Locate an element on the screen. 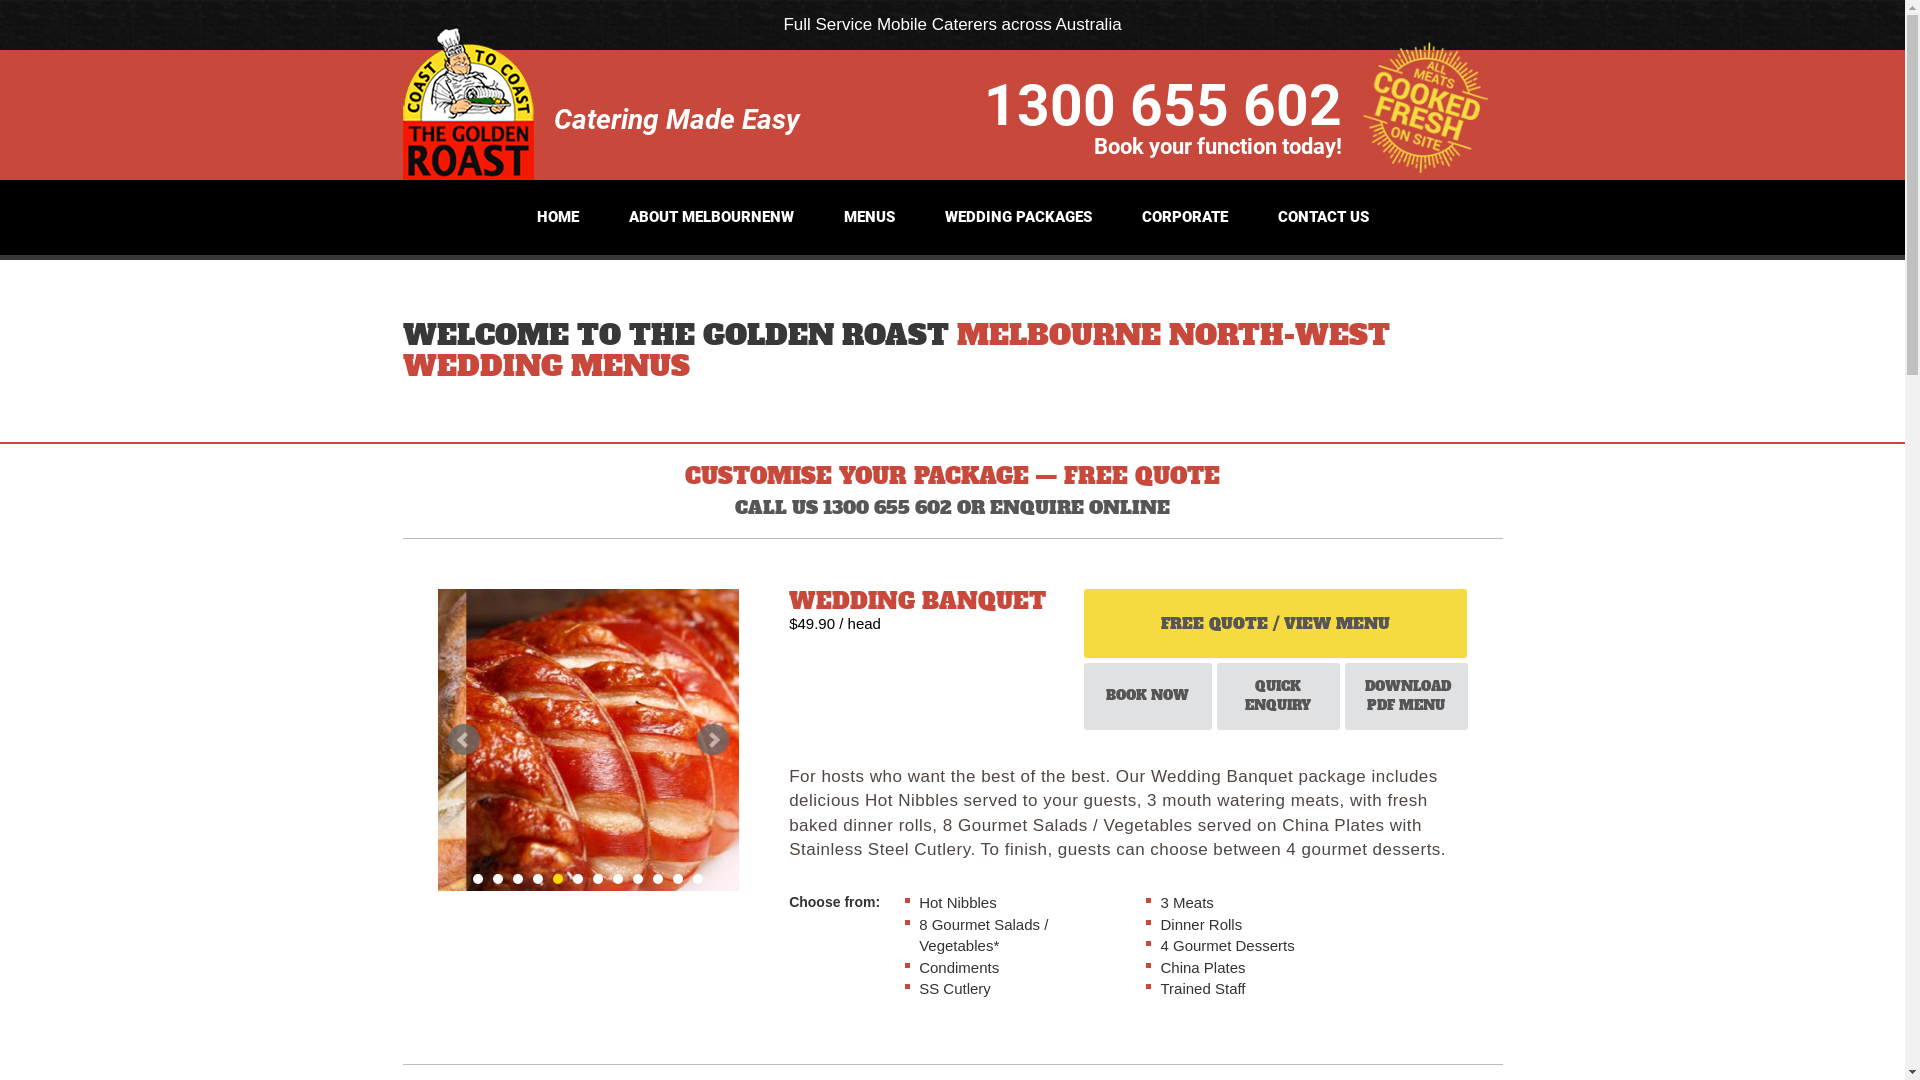 The height and width of the screenshot is (1080, 1920). '9' is located at coordinates (632, 878).